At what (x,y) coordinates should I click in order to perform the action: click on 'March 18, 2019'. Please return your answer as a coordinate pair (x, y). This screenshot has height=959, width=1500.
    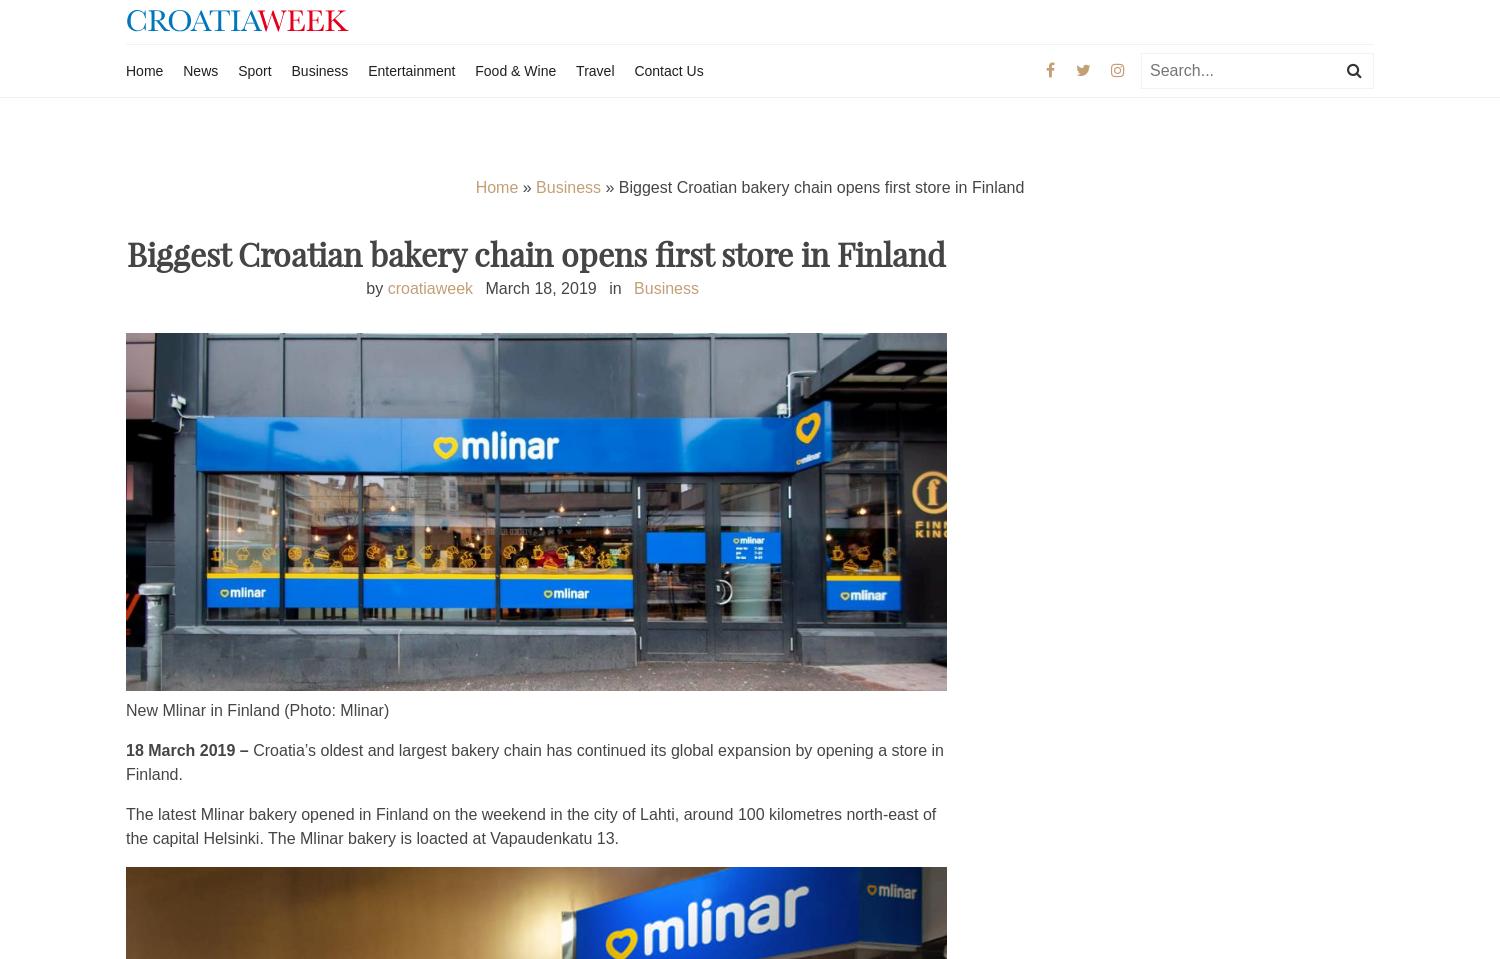
    Looking at the image, I should click on (540, 286).